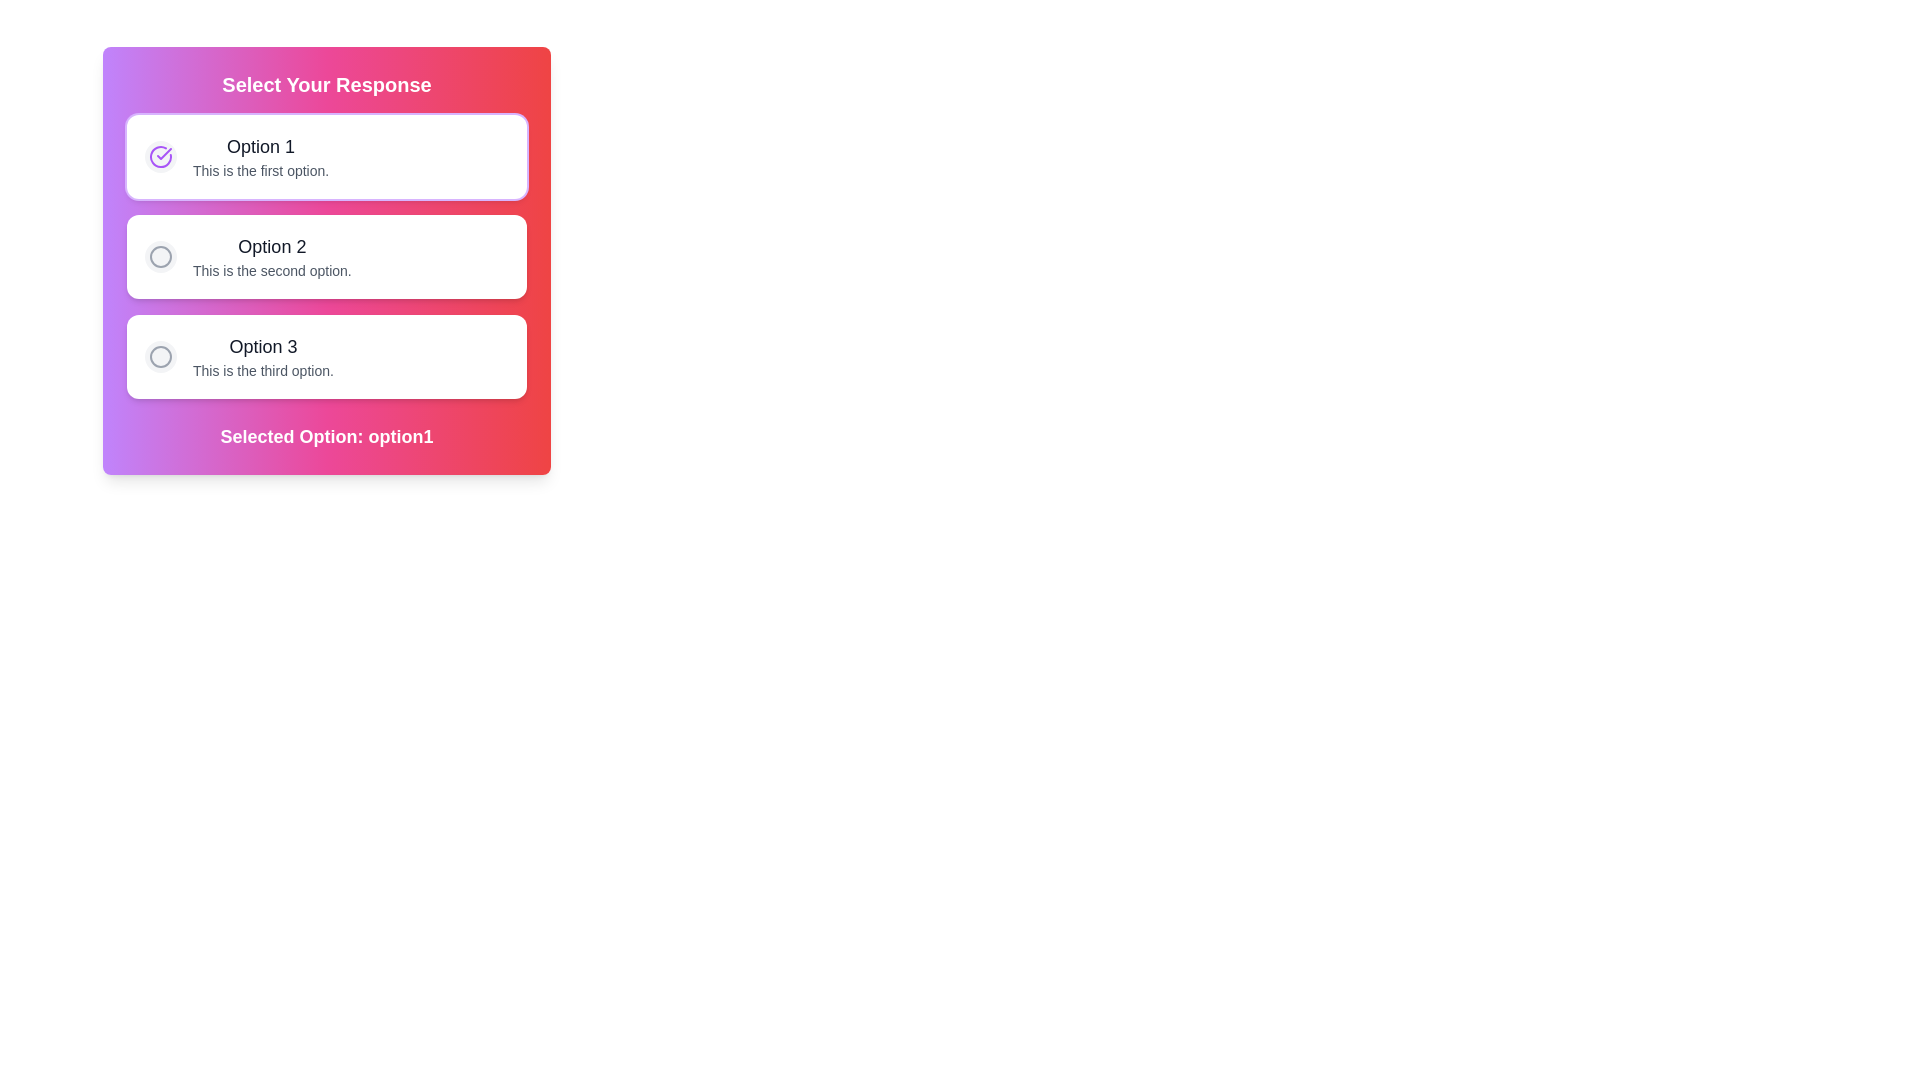  Describe the element at coordinates (262, 346) in the screenshot. I see `the text label 'Option 3' which serves as the title for the third selection option in a multiple choice interface` at that location.